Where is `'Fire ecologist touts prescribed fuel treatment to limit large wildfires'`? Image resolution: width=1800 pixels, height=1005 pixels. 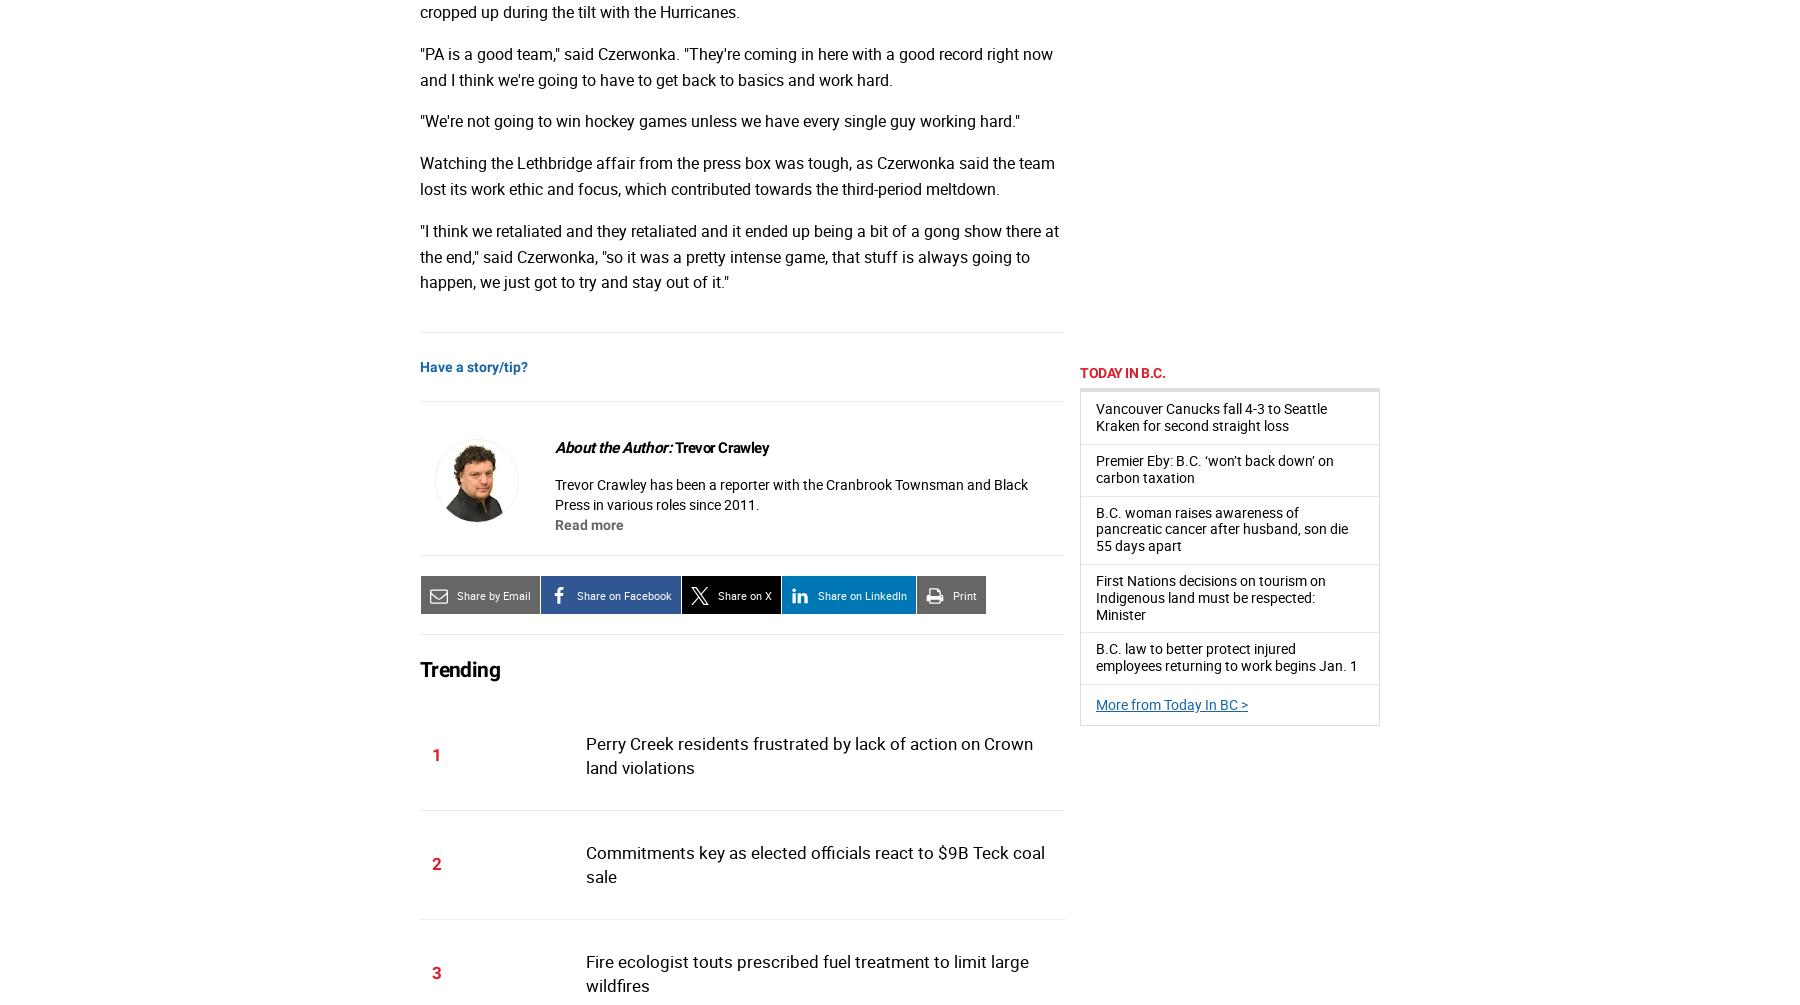
'Fire ecologist touts prescribed fuel treatment to limit large wildfires' is located at coordinates (806, 972).